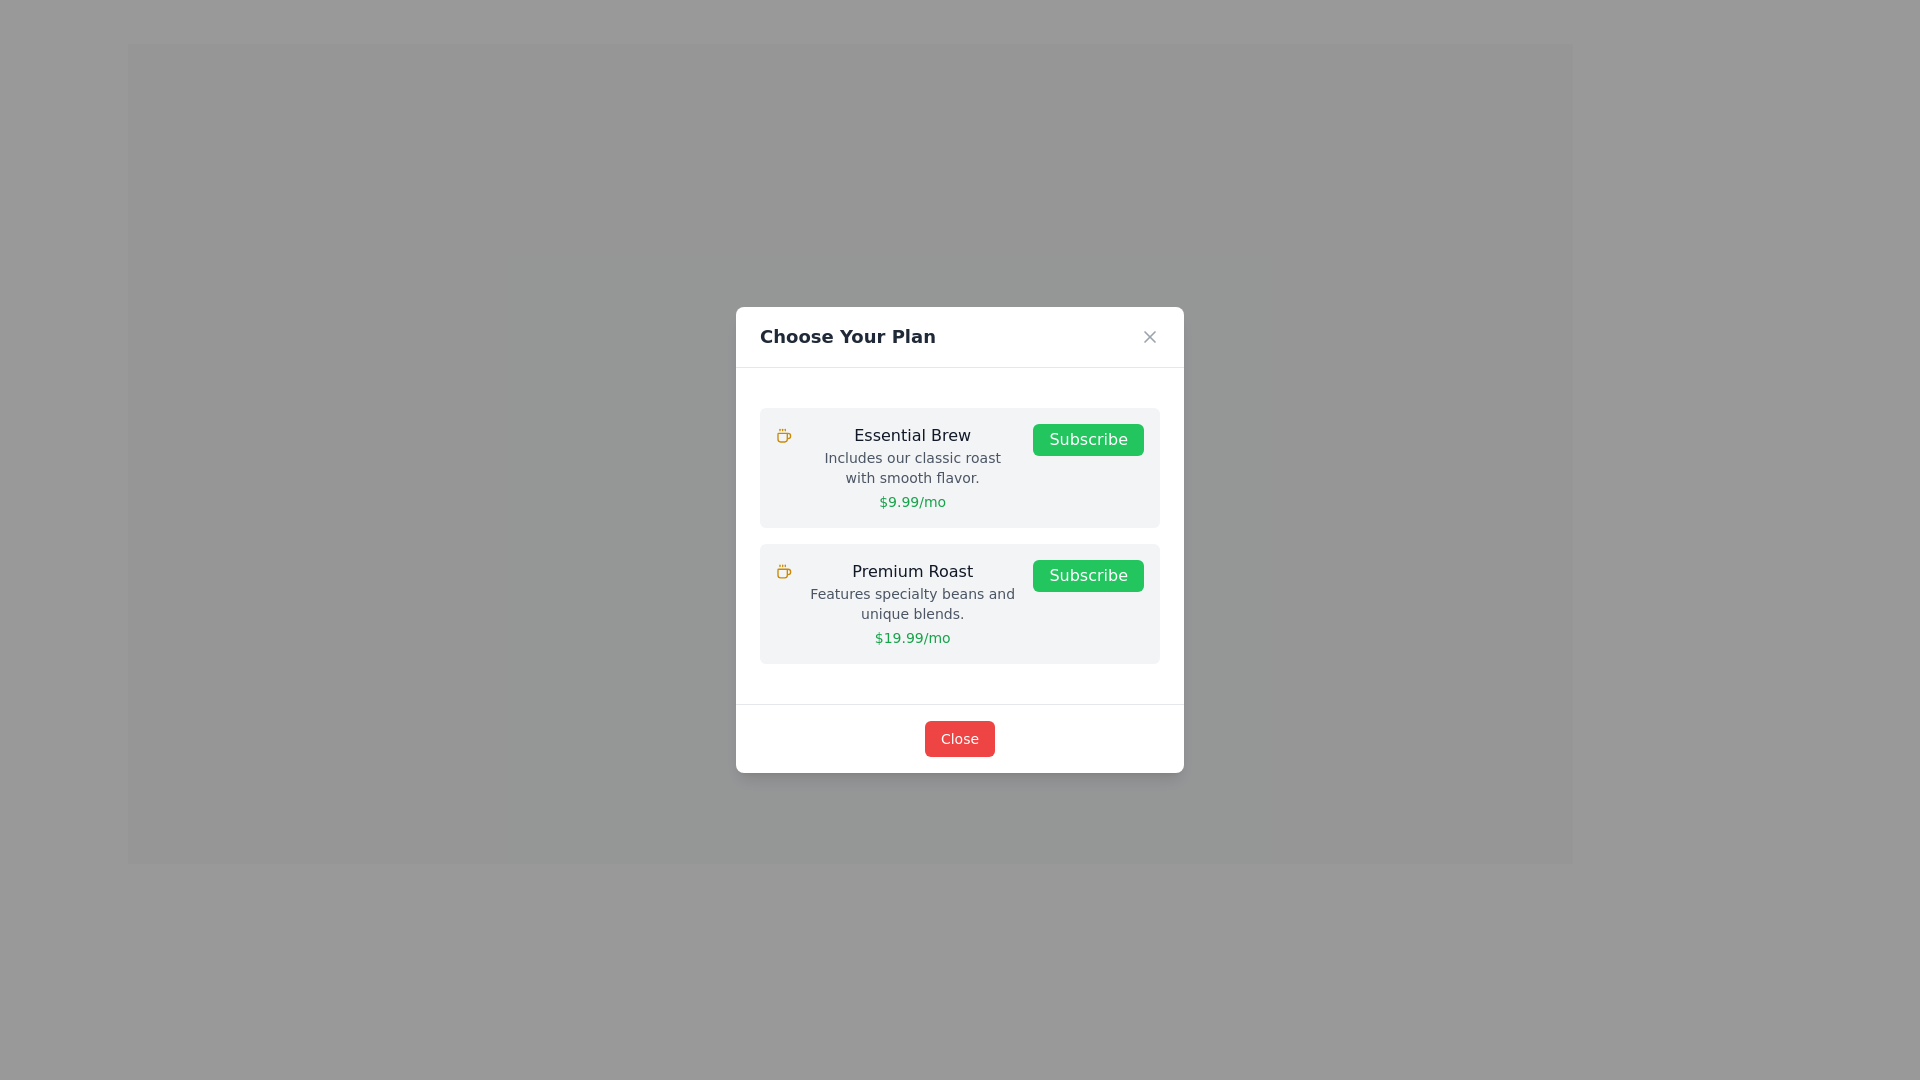 This screenshot has height=1080, width=1920. Describe the element at coordinates (1150, 335) in the screenshot. I see `the close button represented by a small gray cross ('X') icon located at the top-right corner of the modal window` at that location.